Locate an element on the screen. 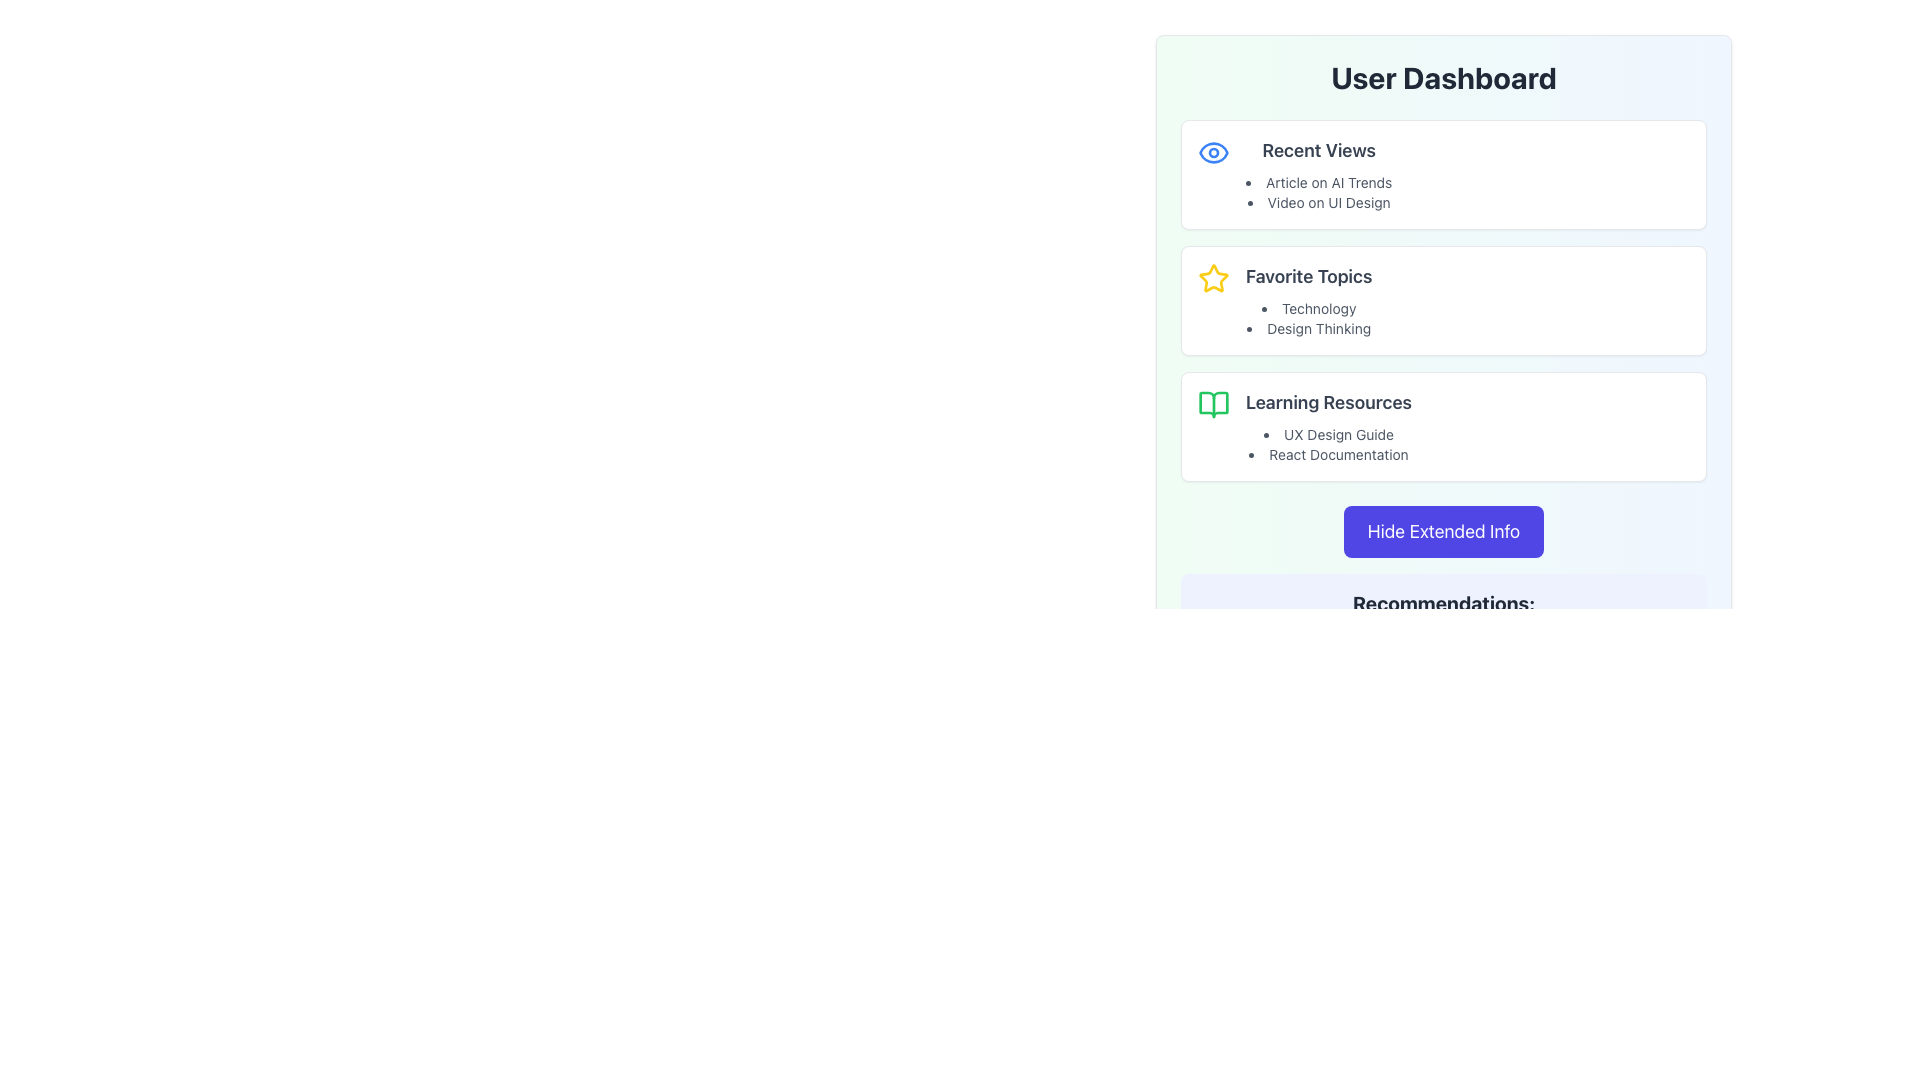 The image size is (1920, 1080). the Text label indicating 'Learning Resources' in the User Dashboard, which organizes associated information for learning content is located at coordinates (1329, 402).